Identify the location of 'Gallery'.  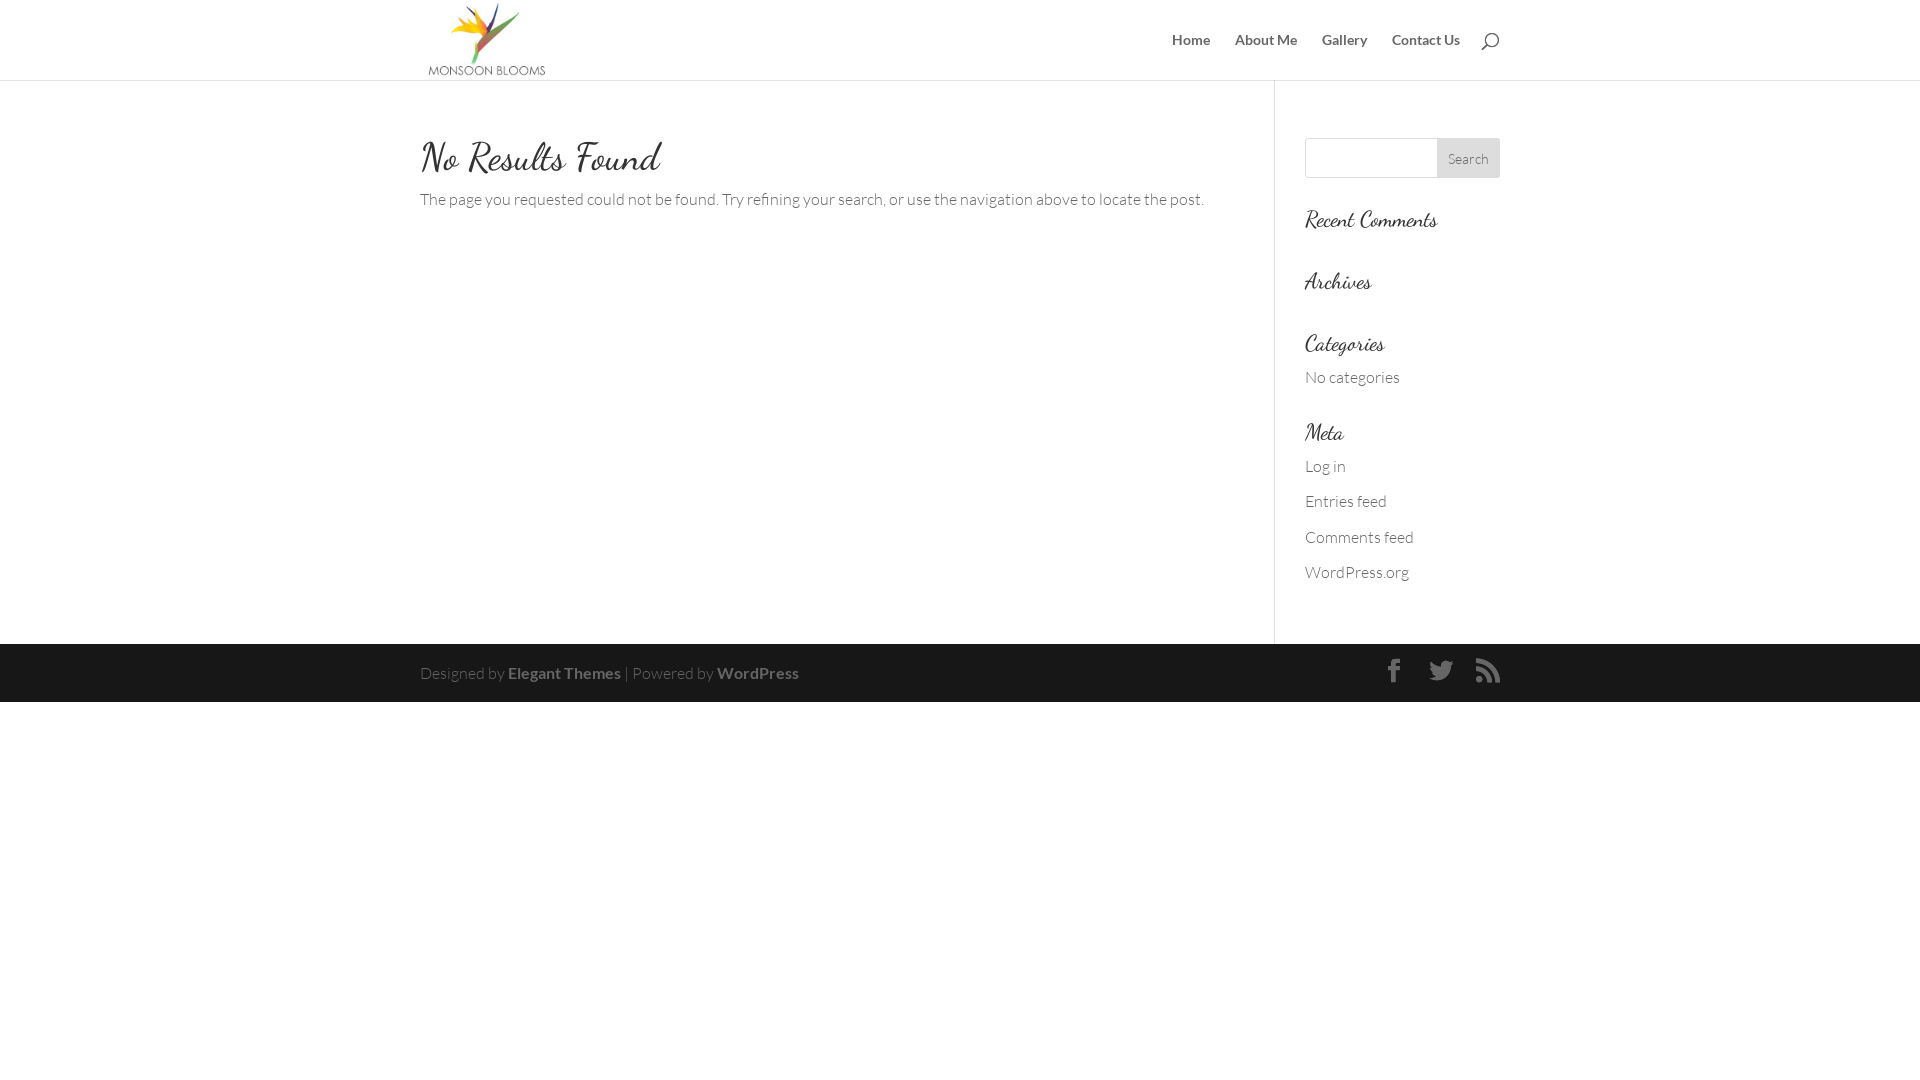
(1344, 55).